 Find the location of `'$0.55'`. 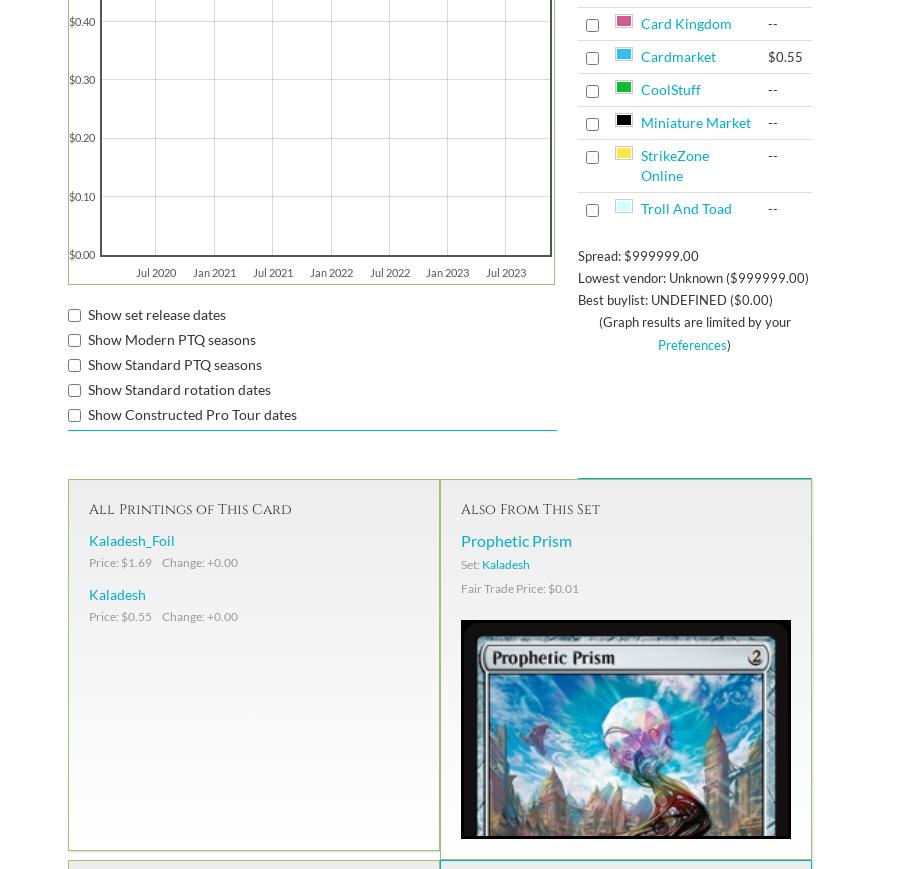

'$0.55' is located at coordinates (783, 56).